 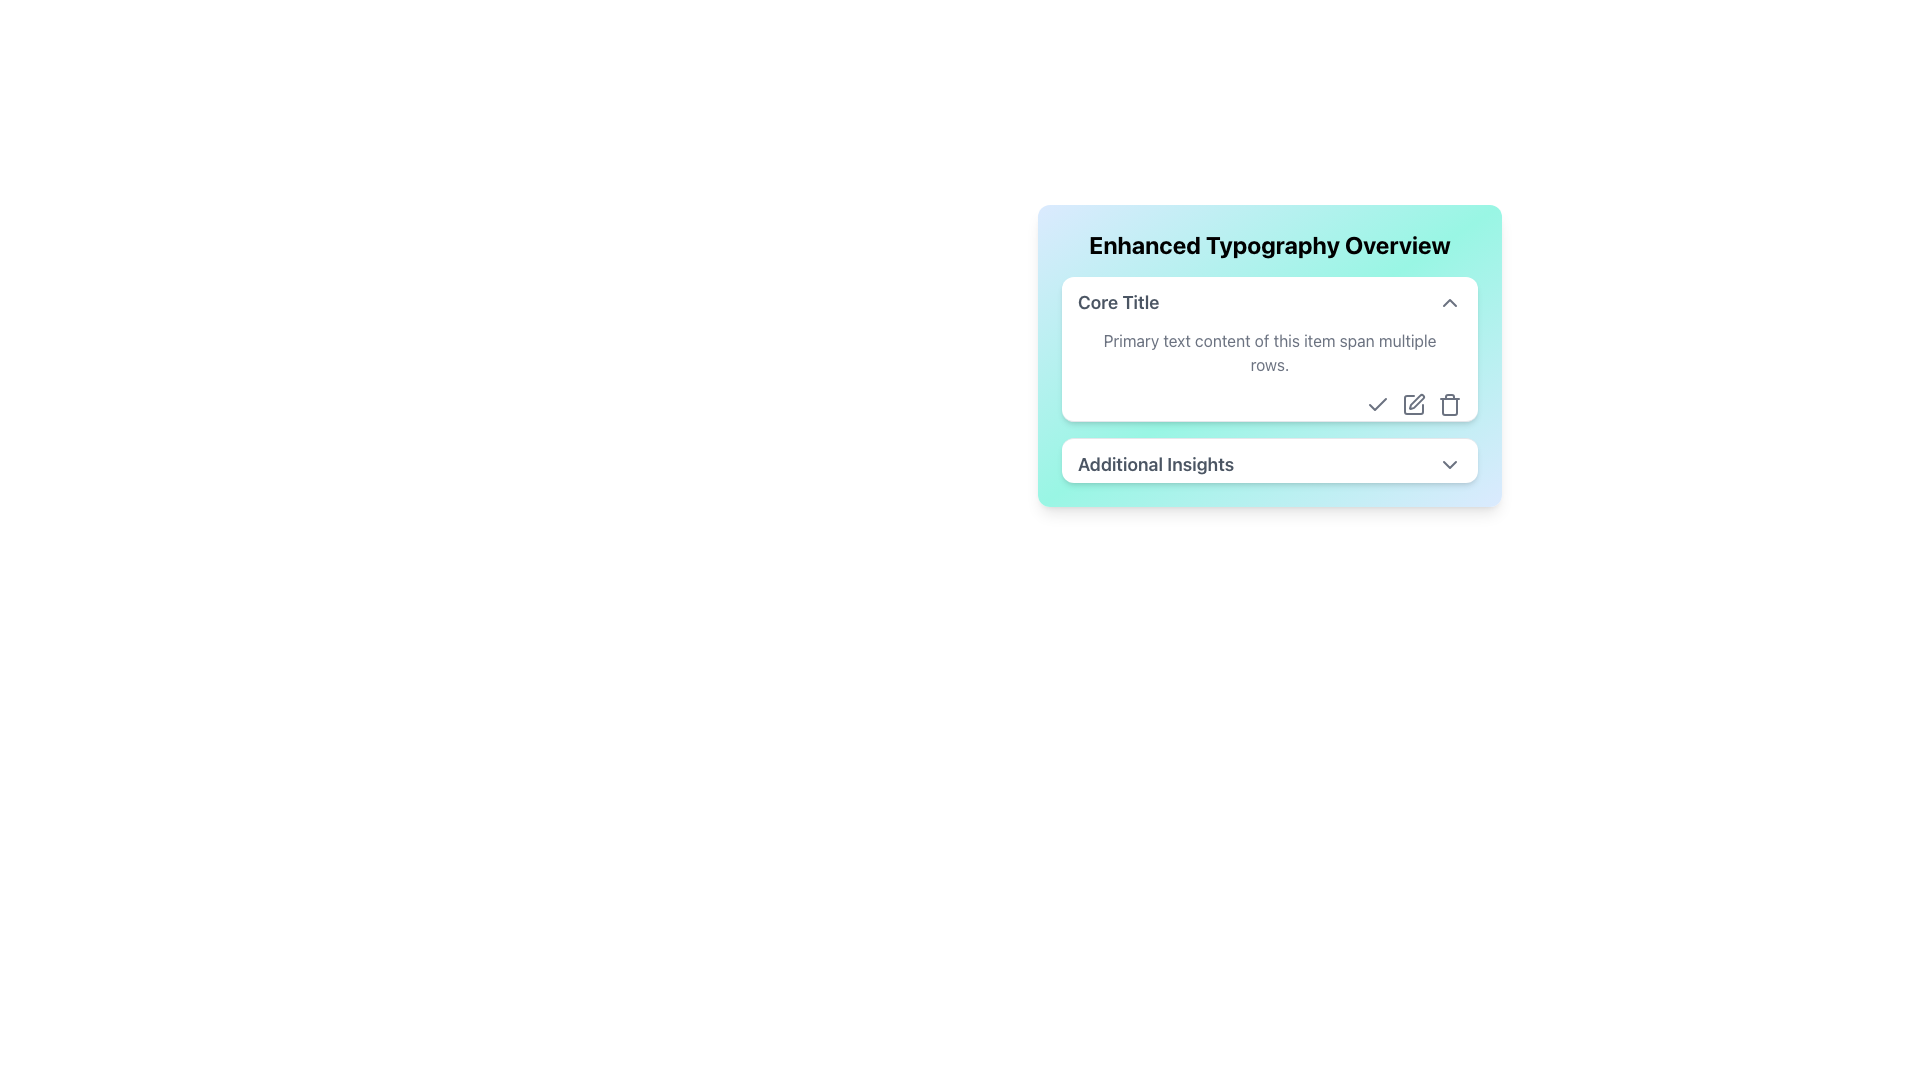 I want to click on the static text label that indicates the additional insights section, which is positioned to the left of an interactive chevron arrow and a text icon, so click(x=1156, y=465).